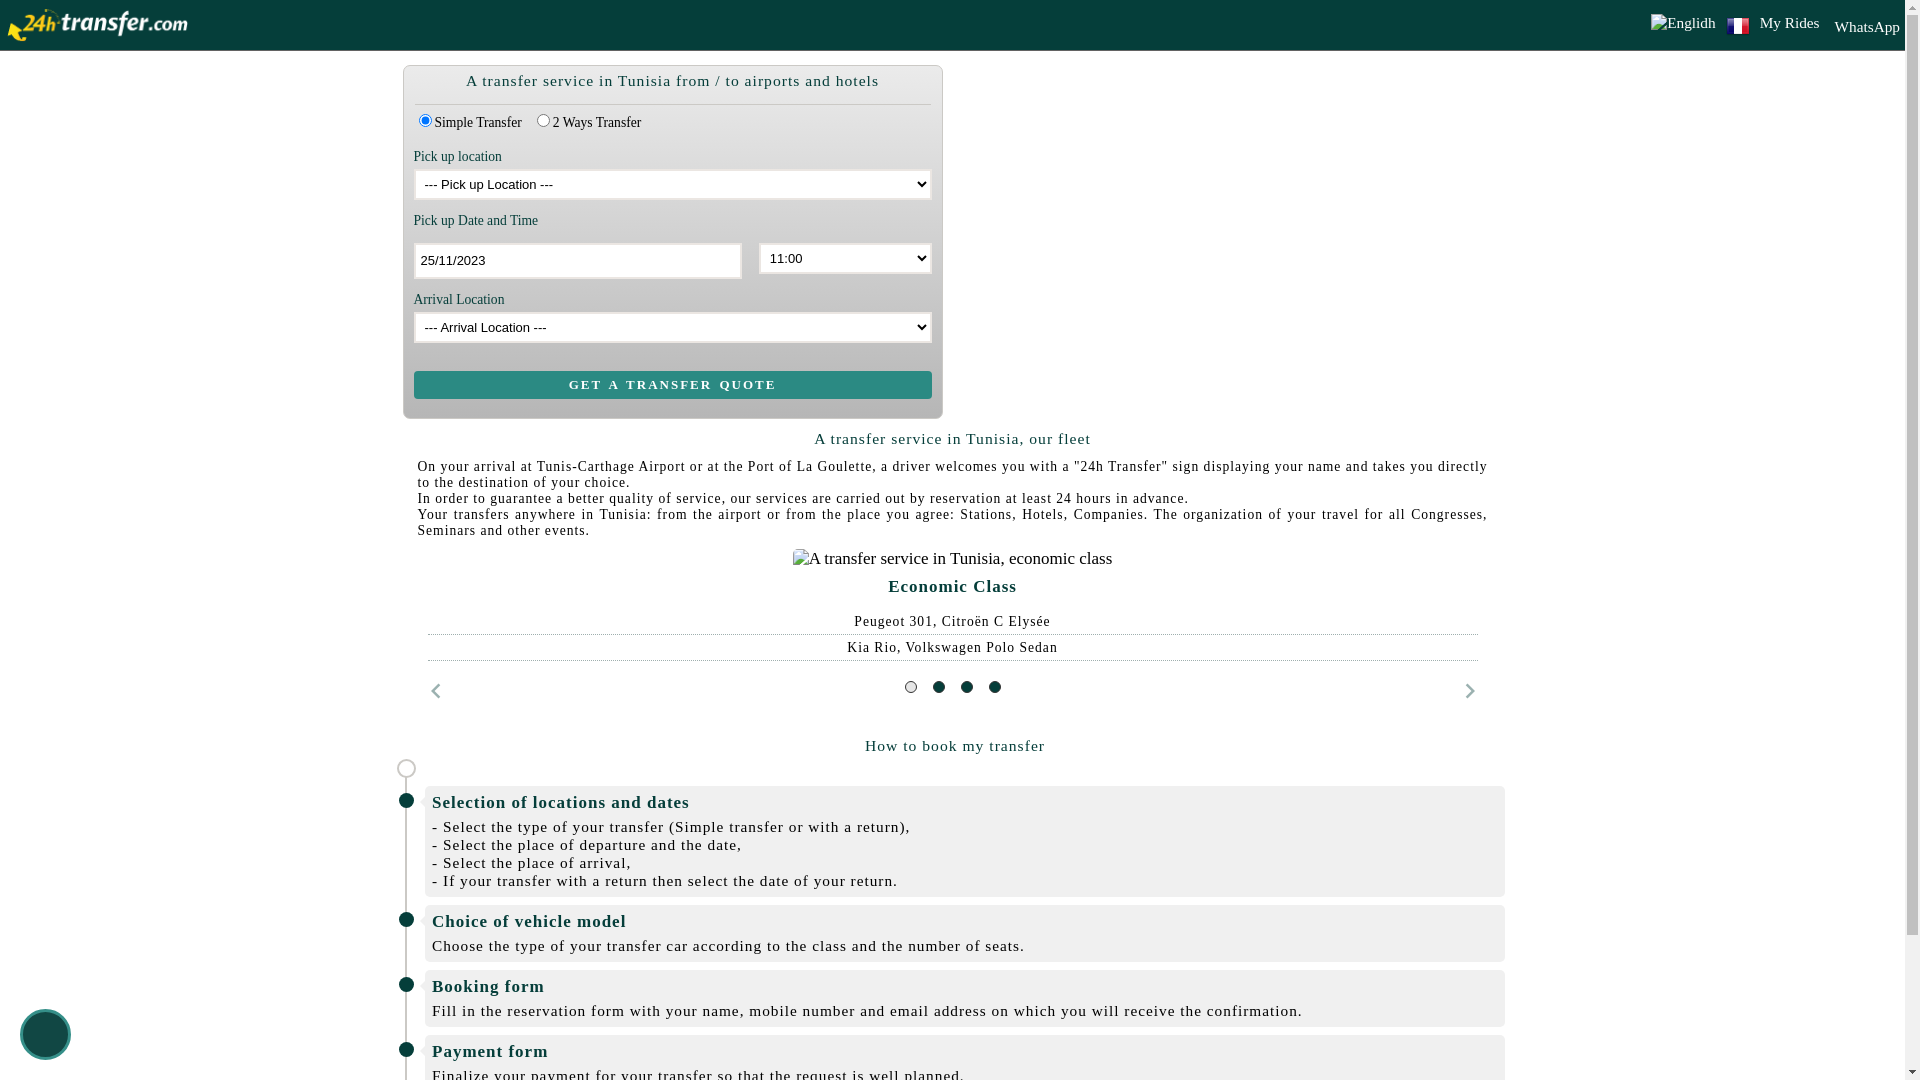 The height and width of the screenshot is (1080, 1920). Describe the element at coordinates (1790, 22) in the screenshot. I see `'My Rides'` at that location.